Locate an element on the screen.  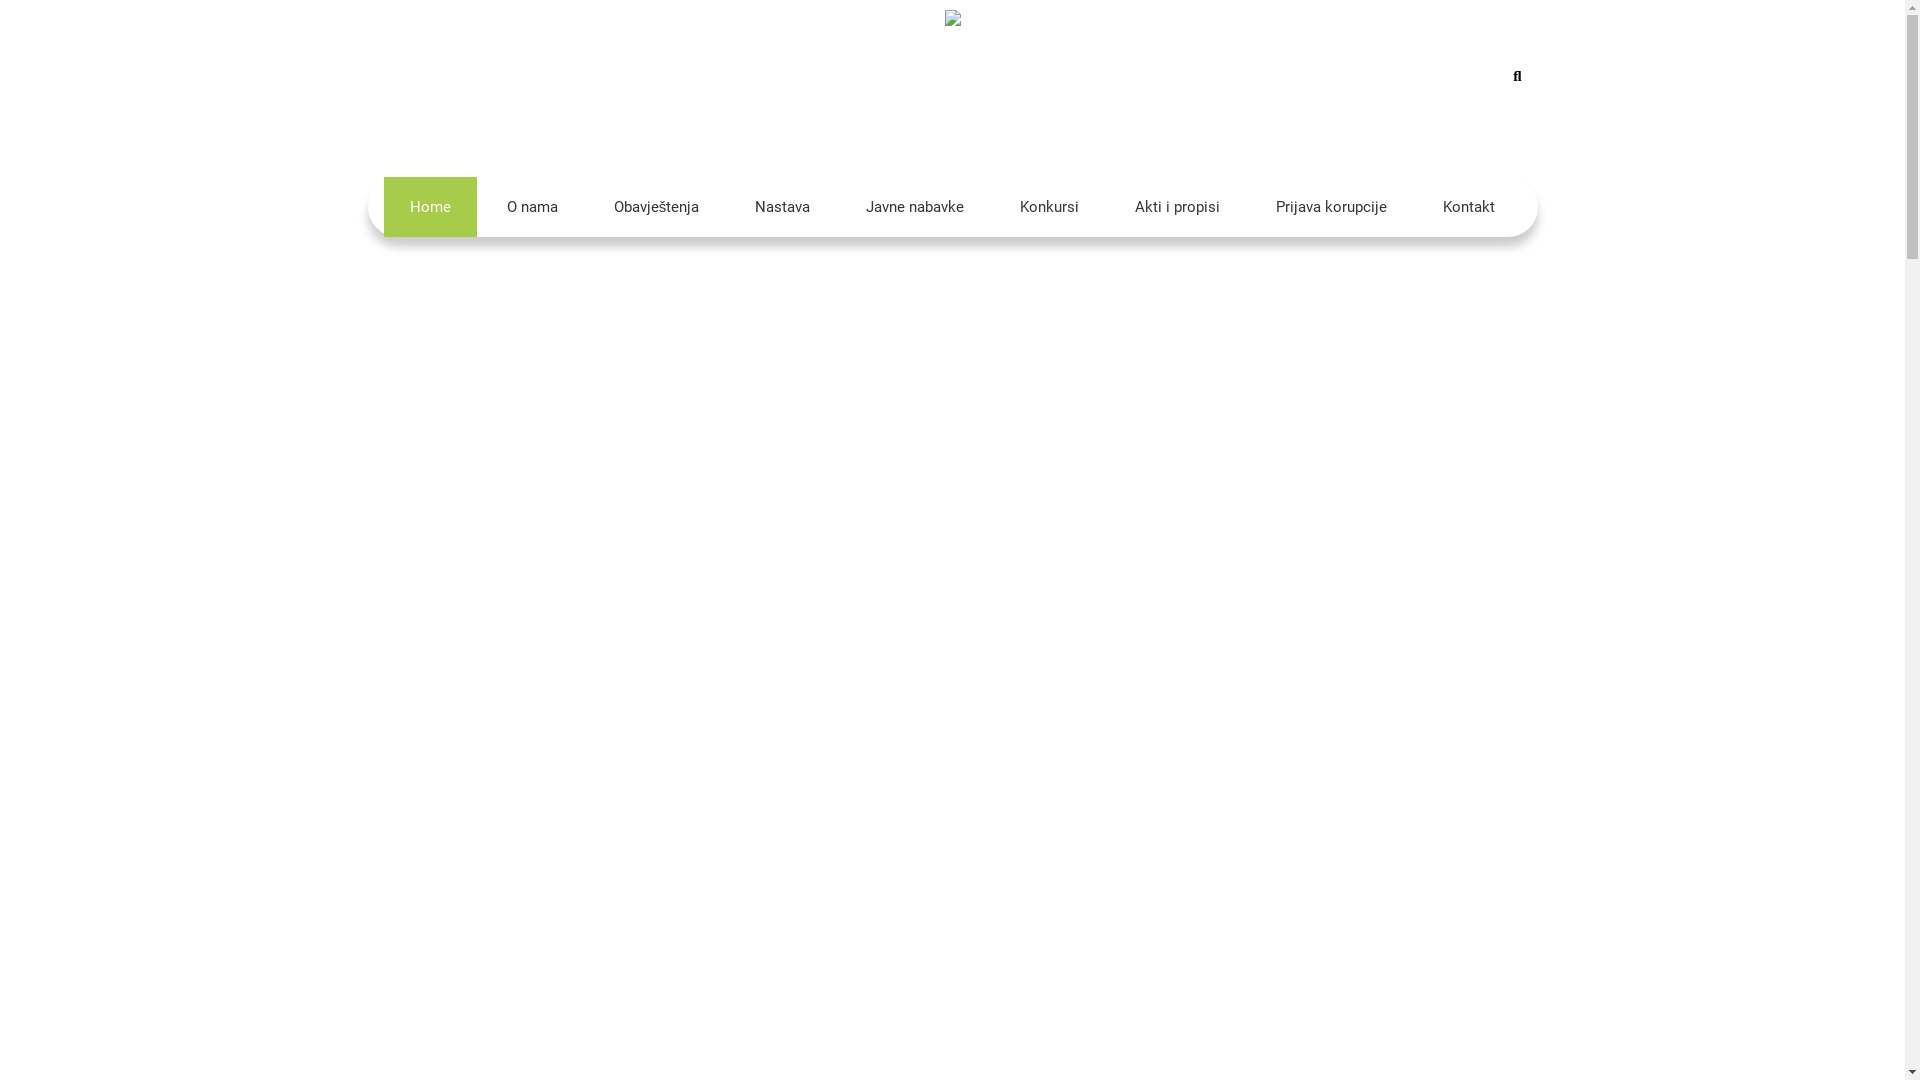
'O nama' is located at coordinates (532, 207).